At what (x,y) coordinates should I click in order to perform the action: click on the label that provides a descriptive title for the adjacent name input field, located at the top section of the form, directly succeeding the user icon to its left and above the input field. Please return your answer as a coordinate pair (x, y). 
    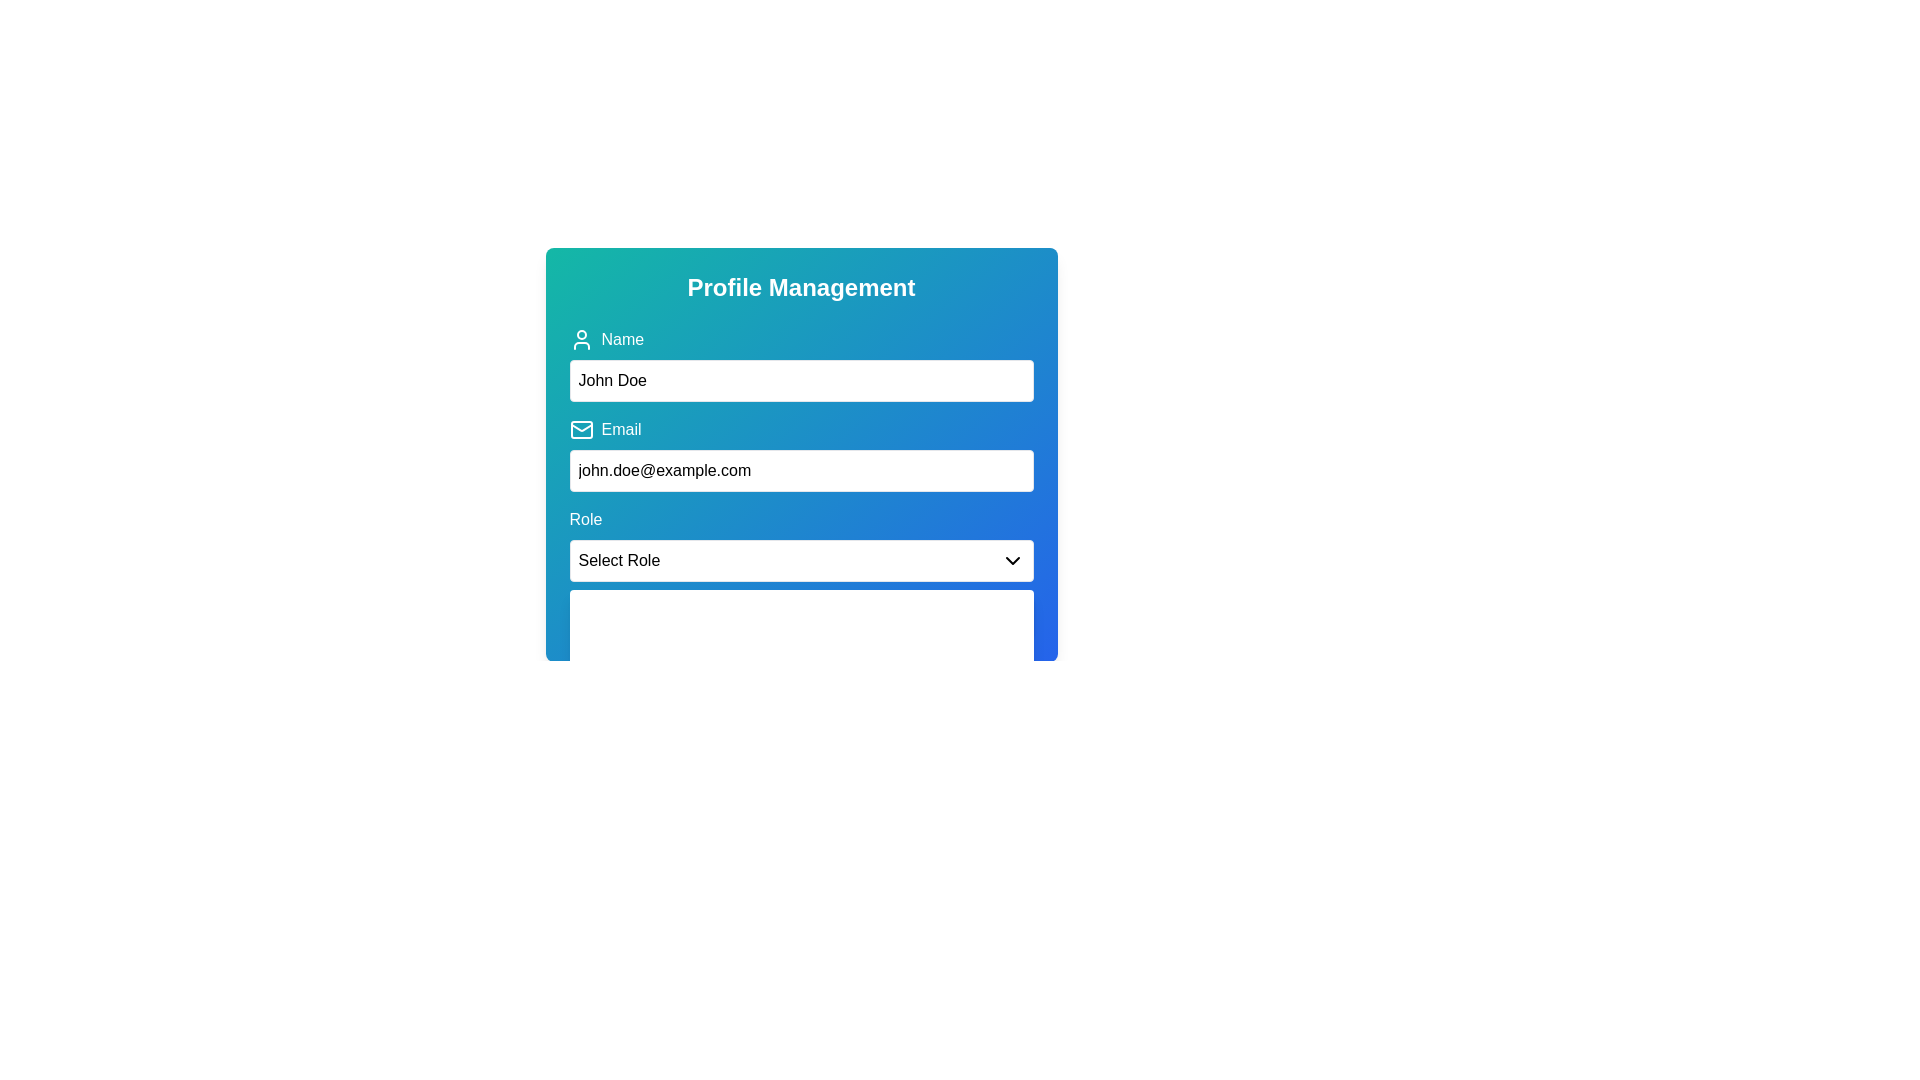
    Looking at the image, I should click on (621, 338).